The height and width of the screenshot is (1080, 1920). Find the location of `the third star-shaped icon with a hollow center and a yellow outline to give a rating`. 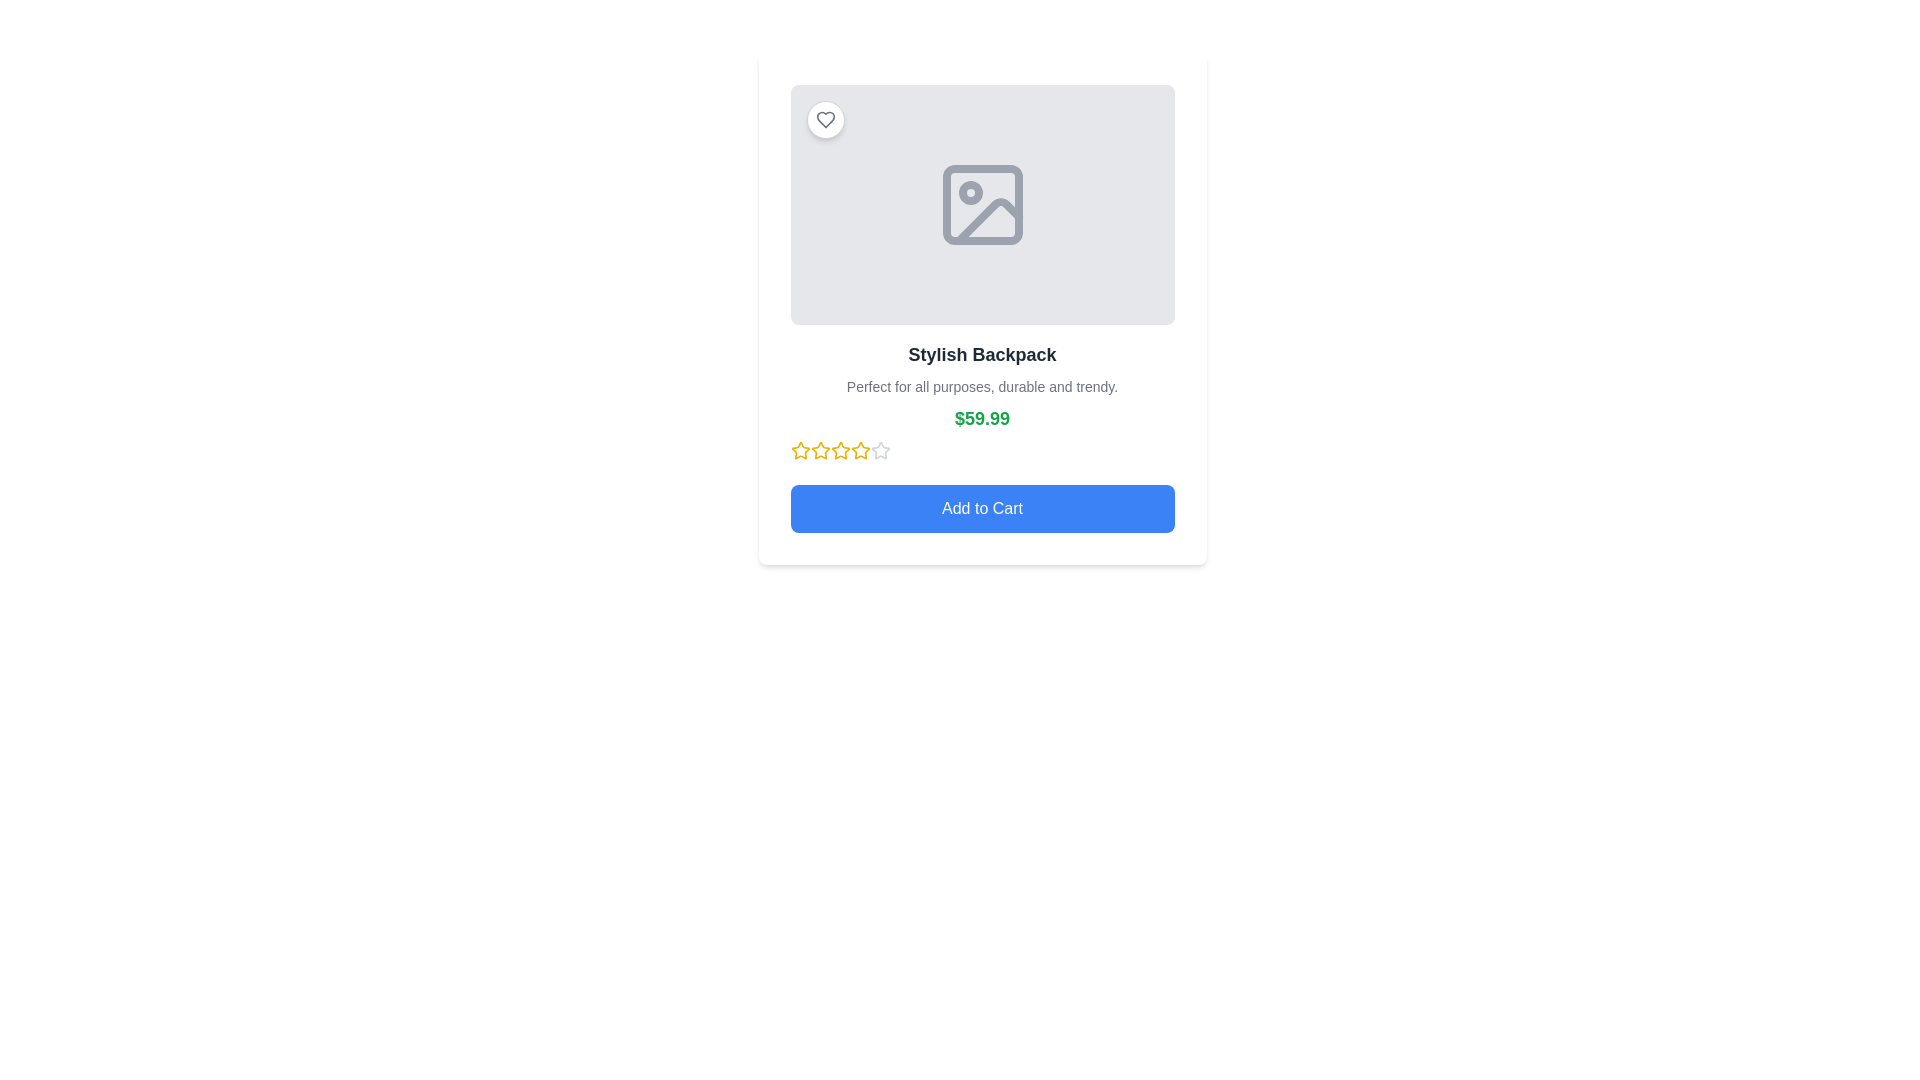

the third star-shaped icon with a hollow center and a yellow outline to give a rating is located at coordinates (840, 450).